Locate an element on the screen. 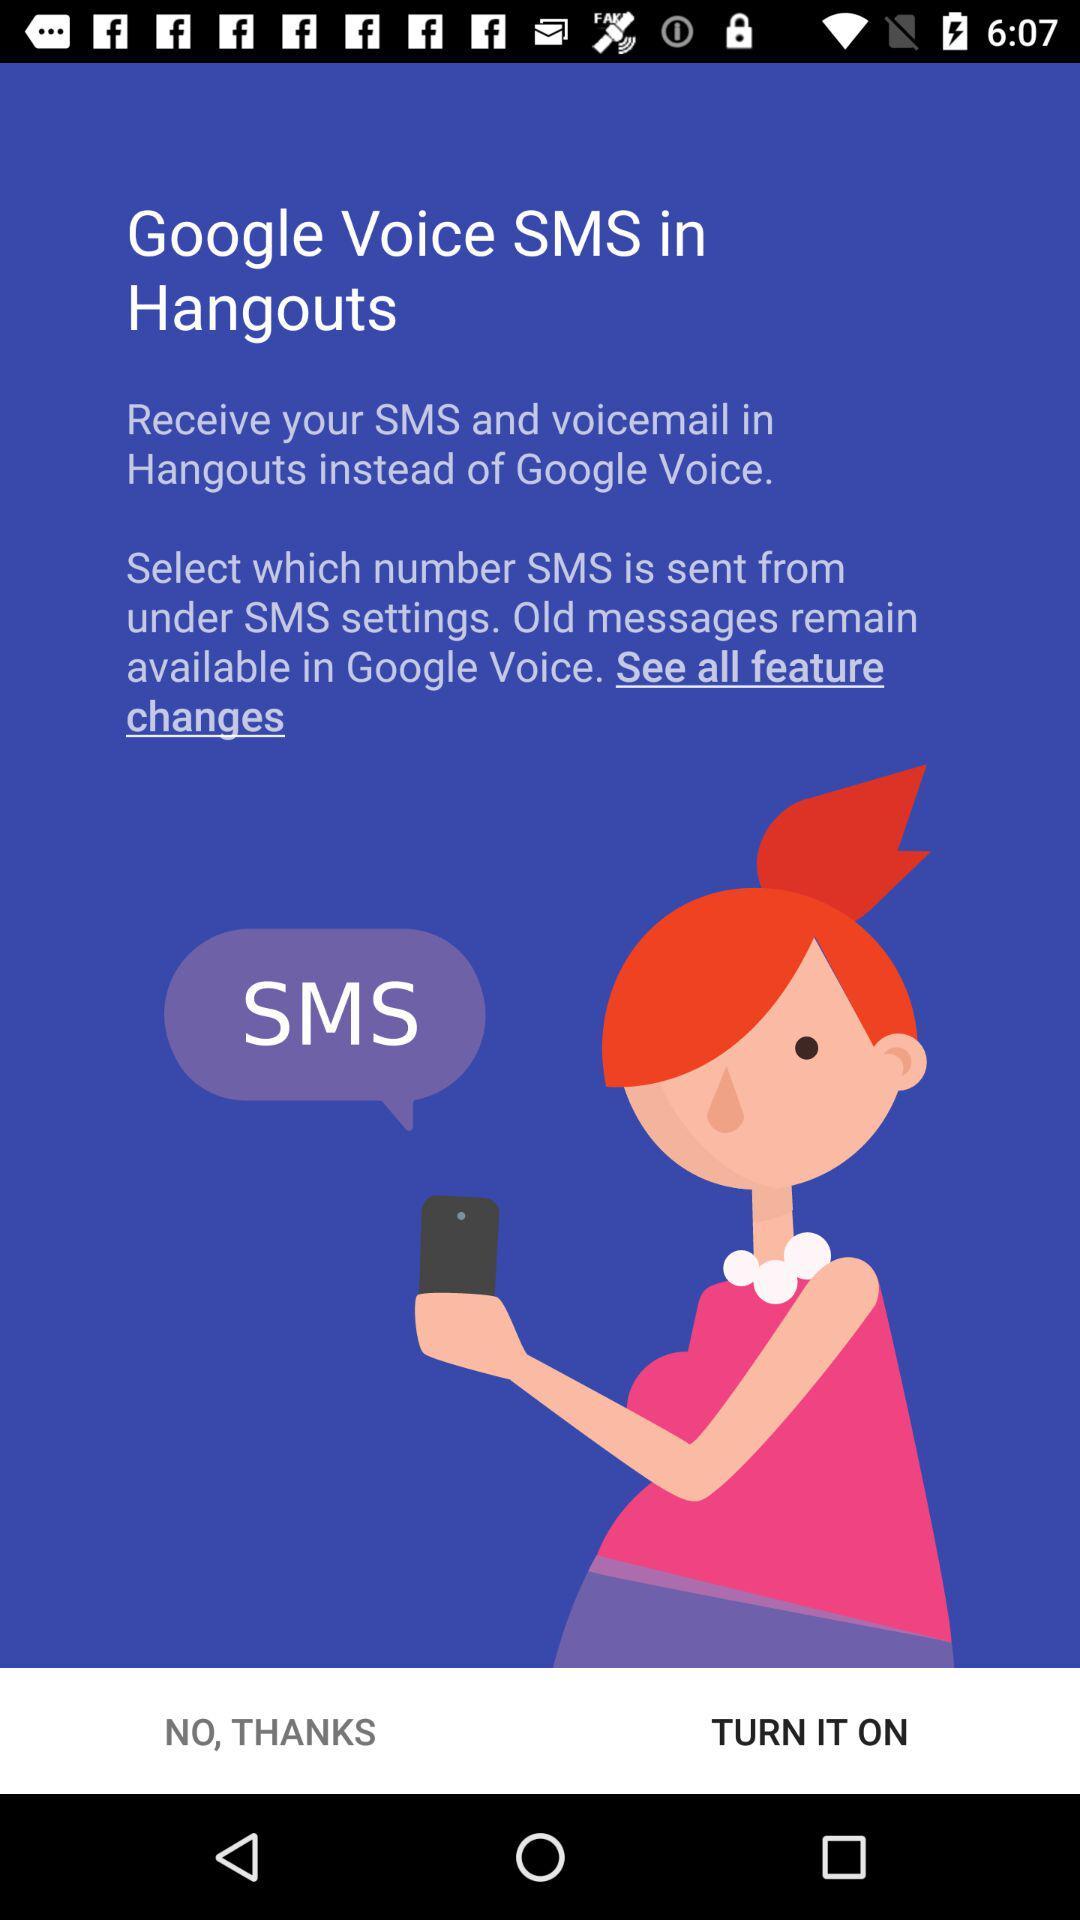  the item next to no, thanks is located at coordinates (810, 1730).